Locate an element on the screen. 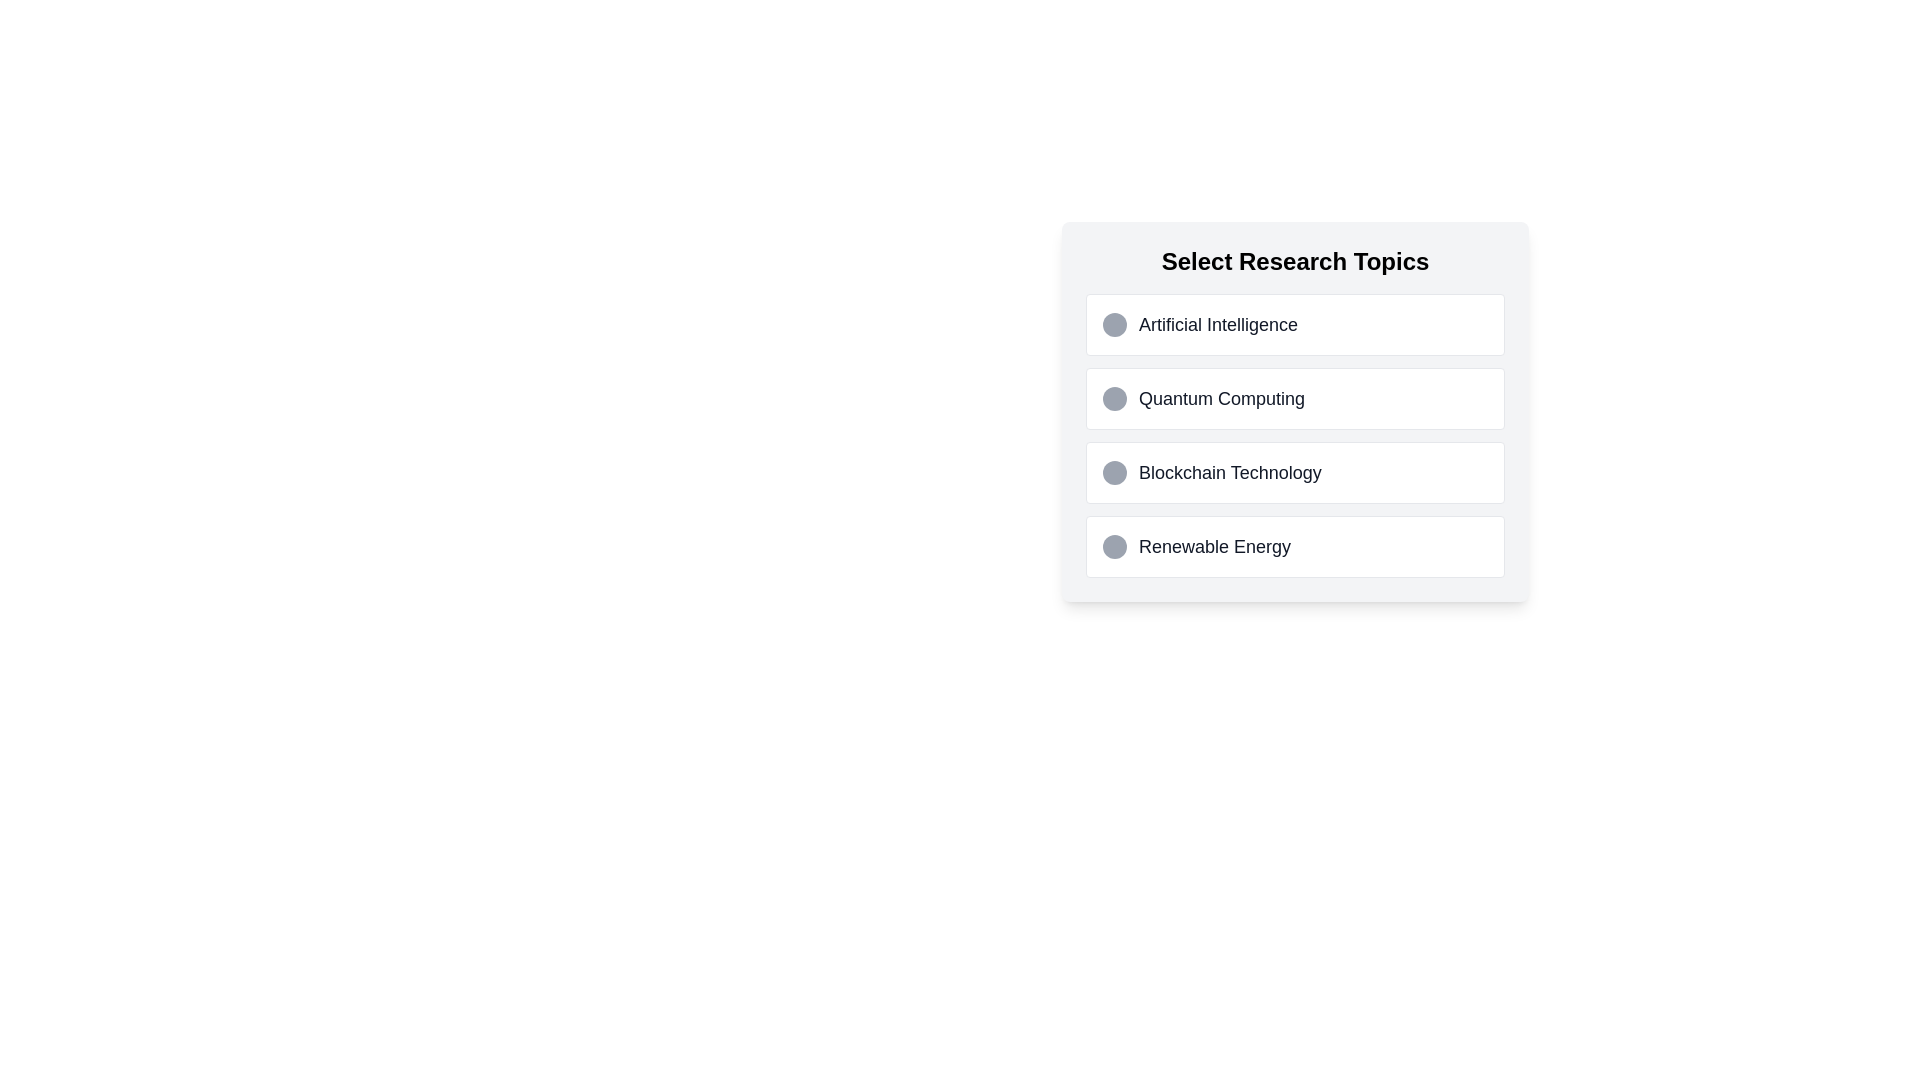  the second selectable list item in the 'Select Research Topics' list is located at coordinates (1203, 398).